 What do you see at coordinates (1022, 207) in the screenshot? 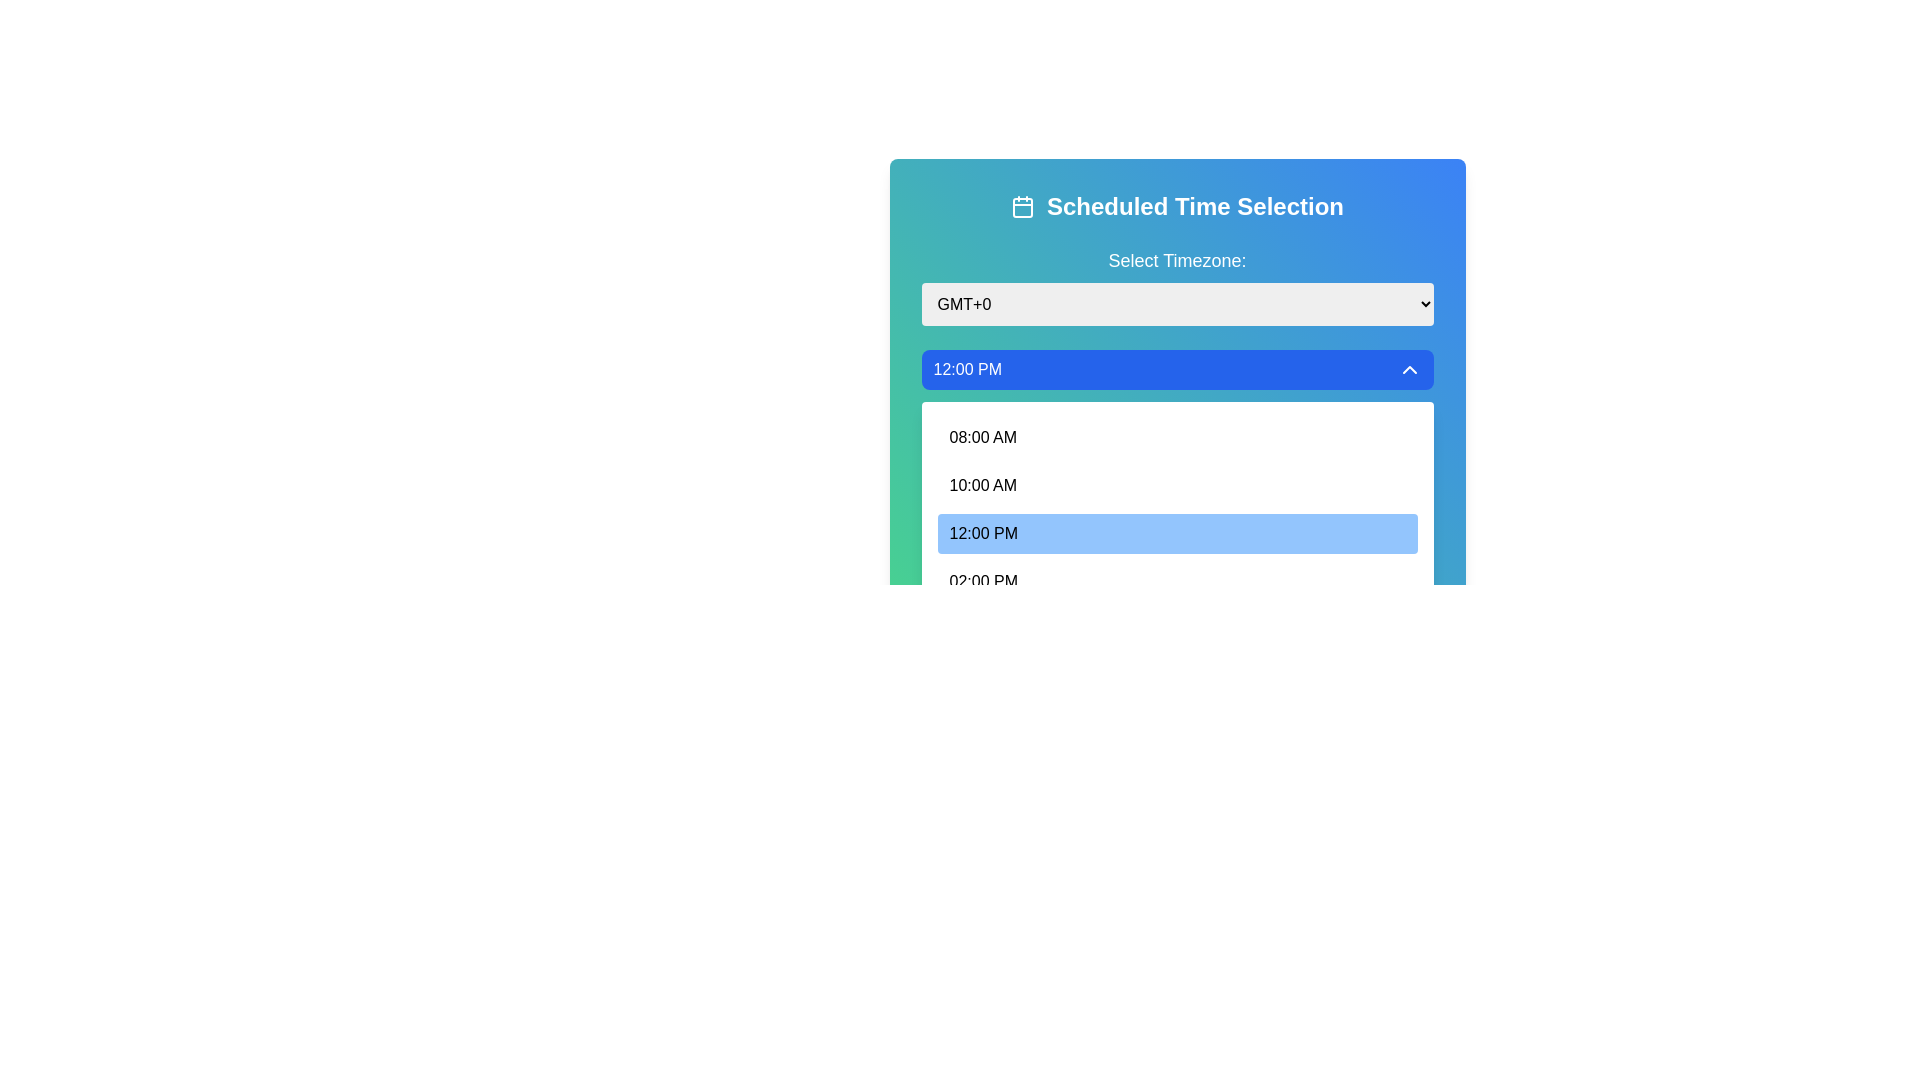
I see `the calendar icon located to the left of the text 'Scheduled Time Selection', which has a minimalistic design with a box outline and vertical lines at the top` at bounding box center [1022, 207].